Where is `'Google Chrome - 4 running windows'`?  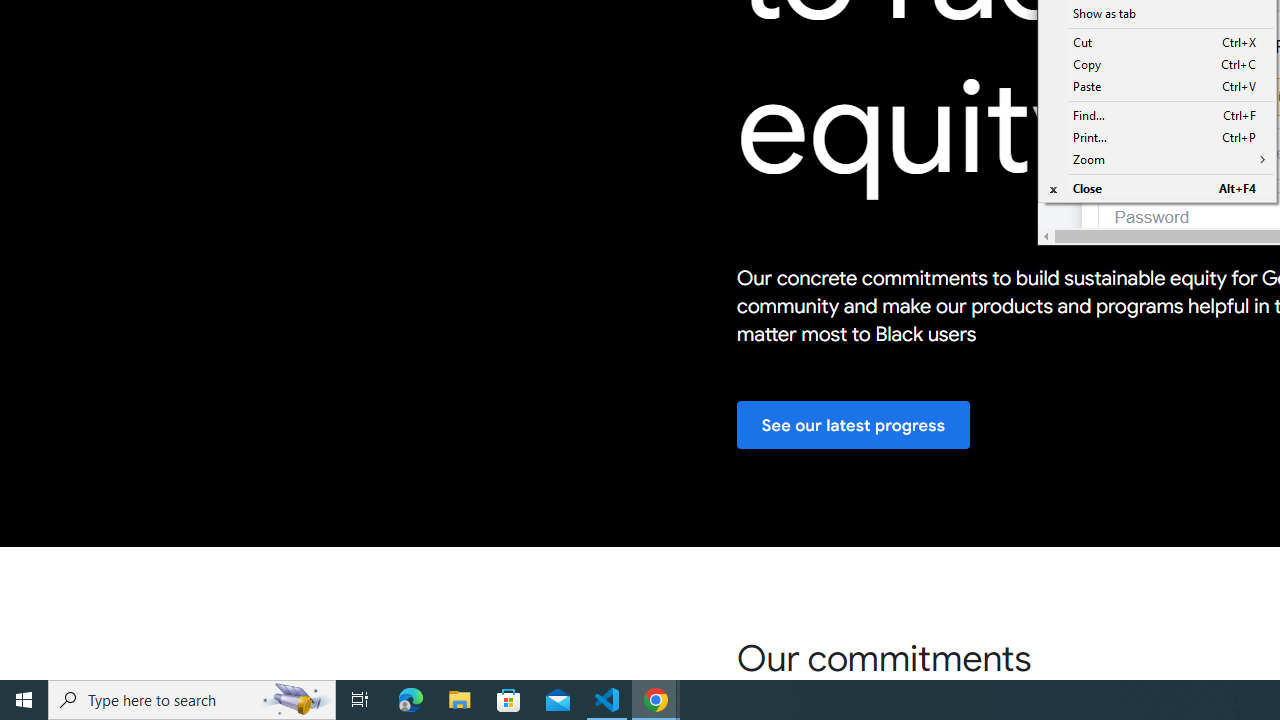
'Google Chrome - 4 running windows' is located at coordinates (656, 698).